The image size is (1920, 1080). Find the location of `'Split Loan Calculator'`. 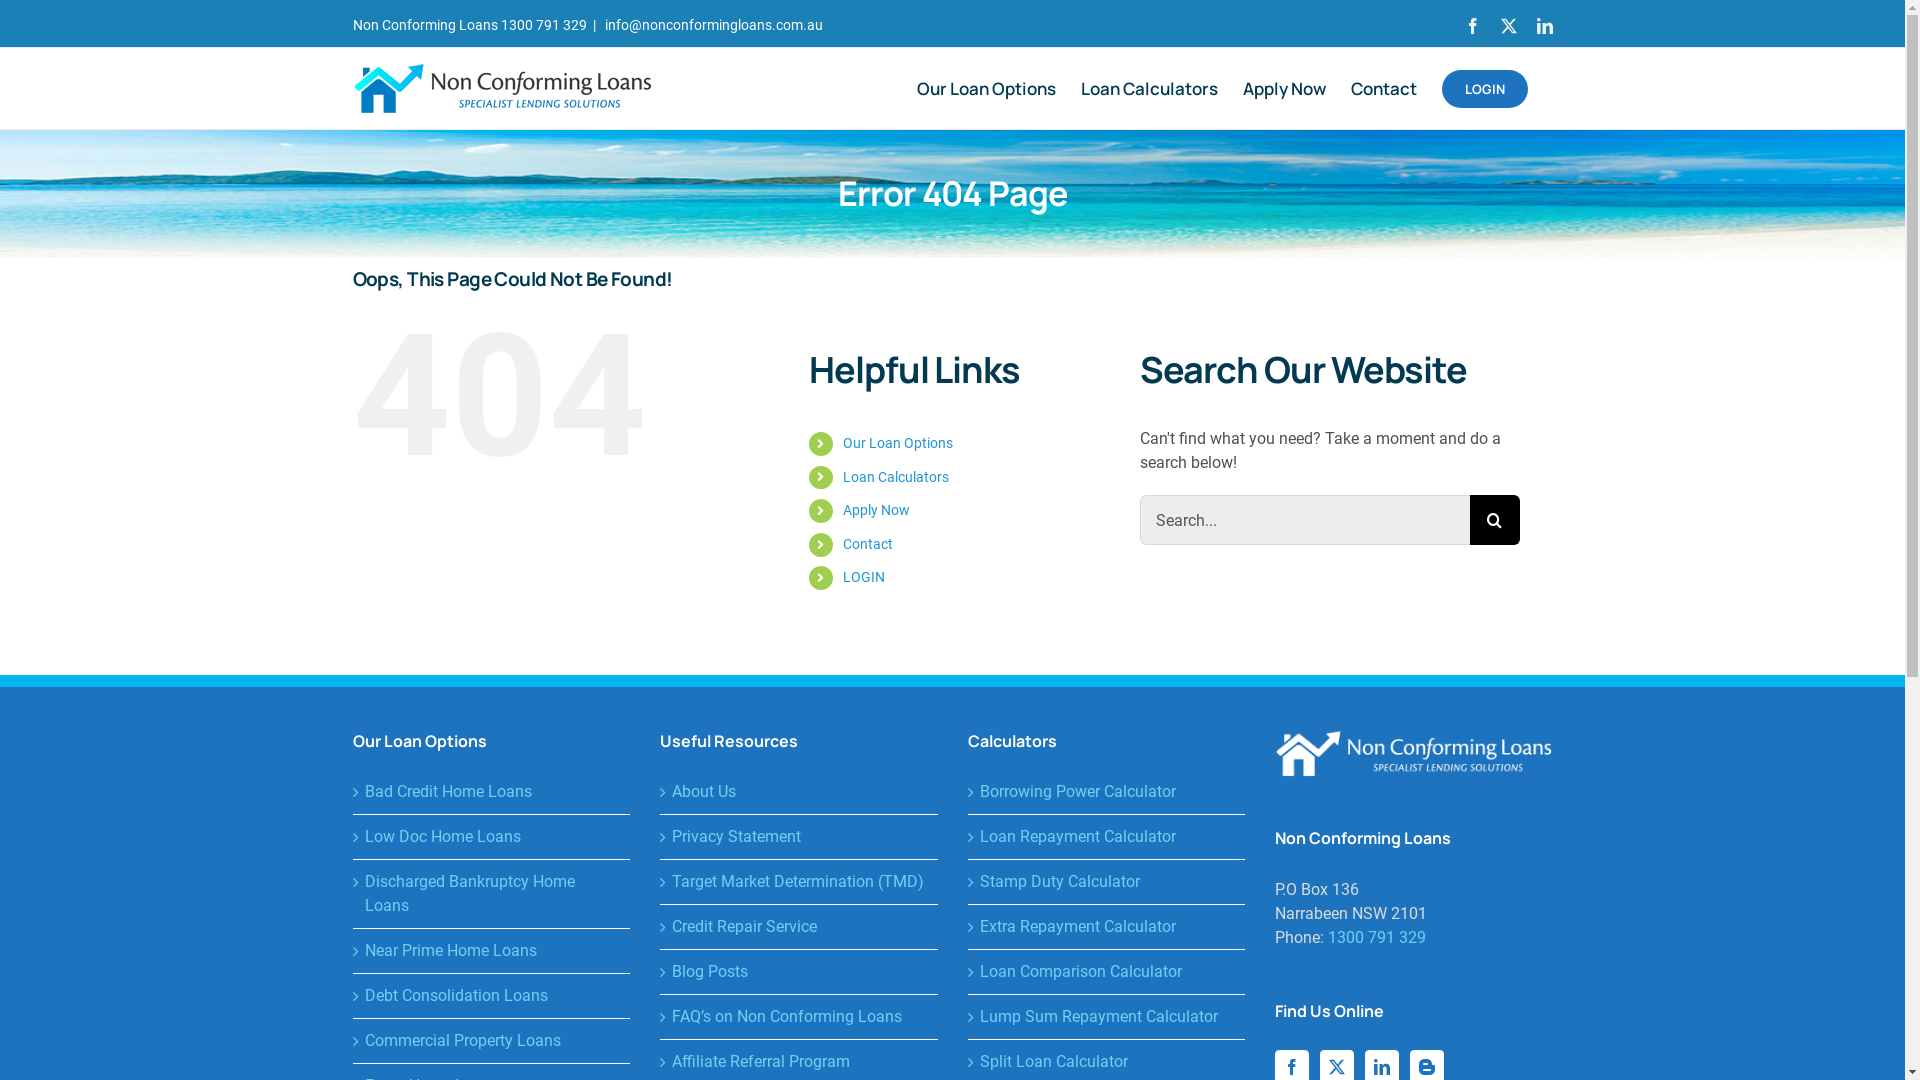

'Split Loan Calculator' is located at coordinates (1107, 1060).